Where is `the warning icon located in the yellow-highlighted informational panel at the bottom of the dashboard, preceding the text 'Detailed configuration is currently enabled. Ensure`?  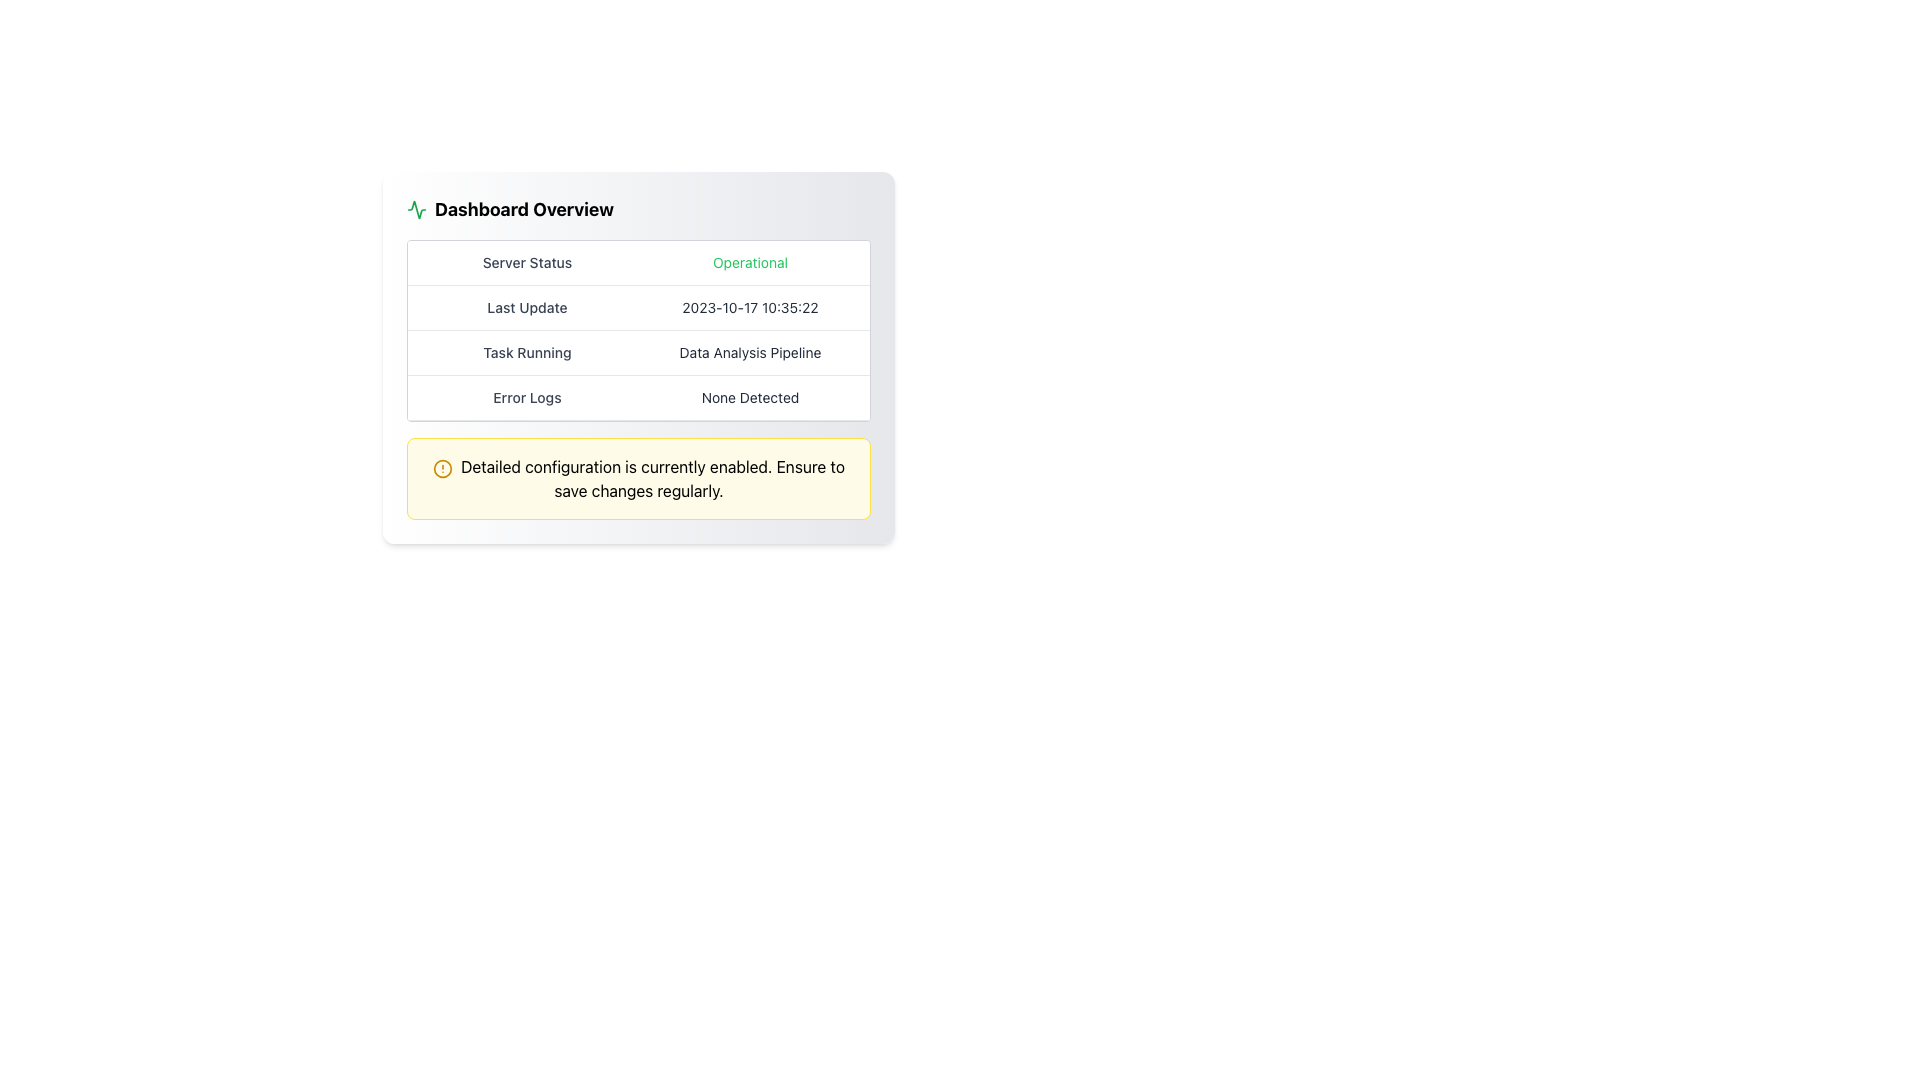
the warning icon located in the yellow-highlighted informational panel at the bottom of the dashboard, preceding the text 'Detailed configuration is currently enabled. Ensure is located at coordinates (441, 468).